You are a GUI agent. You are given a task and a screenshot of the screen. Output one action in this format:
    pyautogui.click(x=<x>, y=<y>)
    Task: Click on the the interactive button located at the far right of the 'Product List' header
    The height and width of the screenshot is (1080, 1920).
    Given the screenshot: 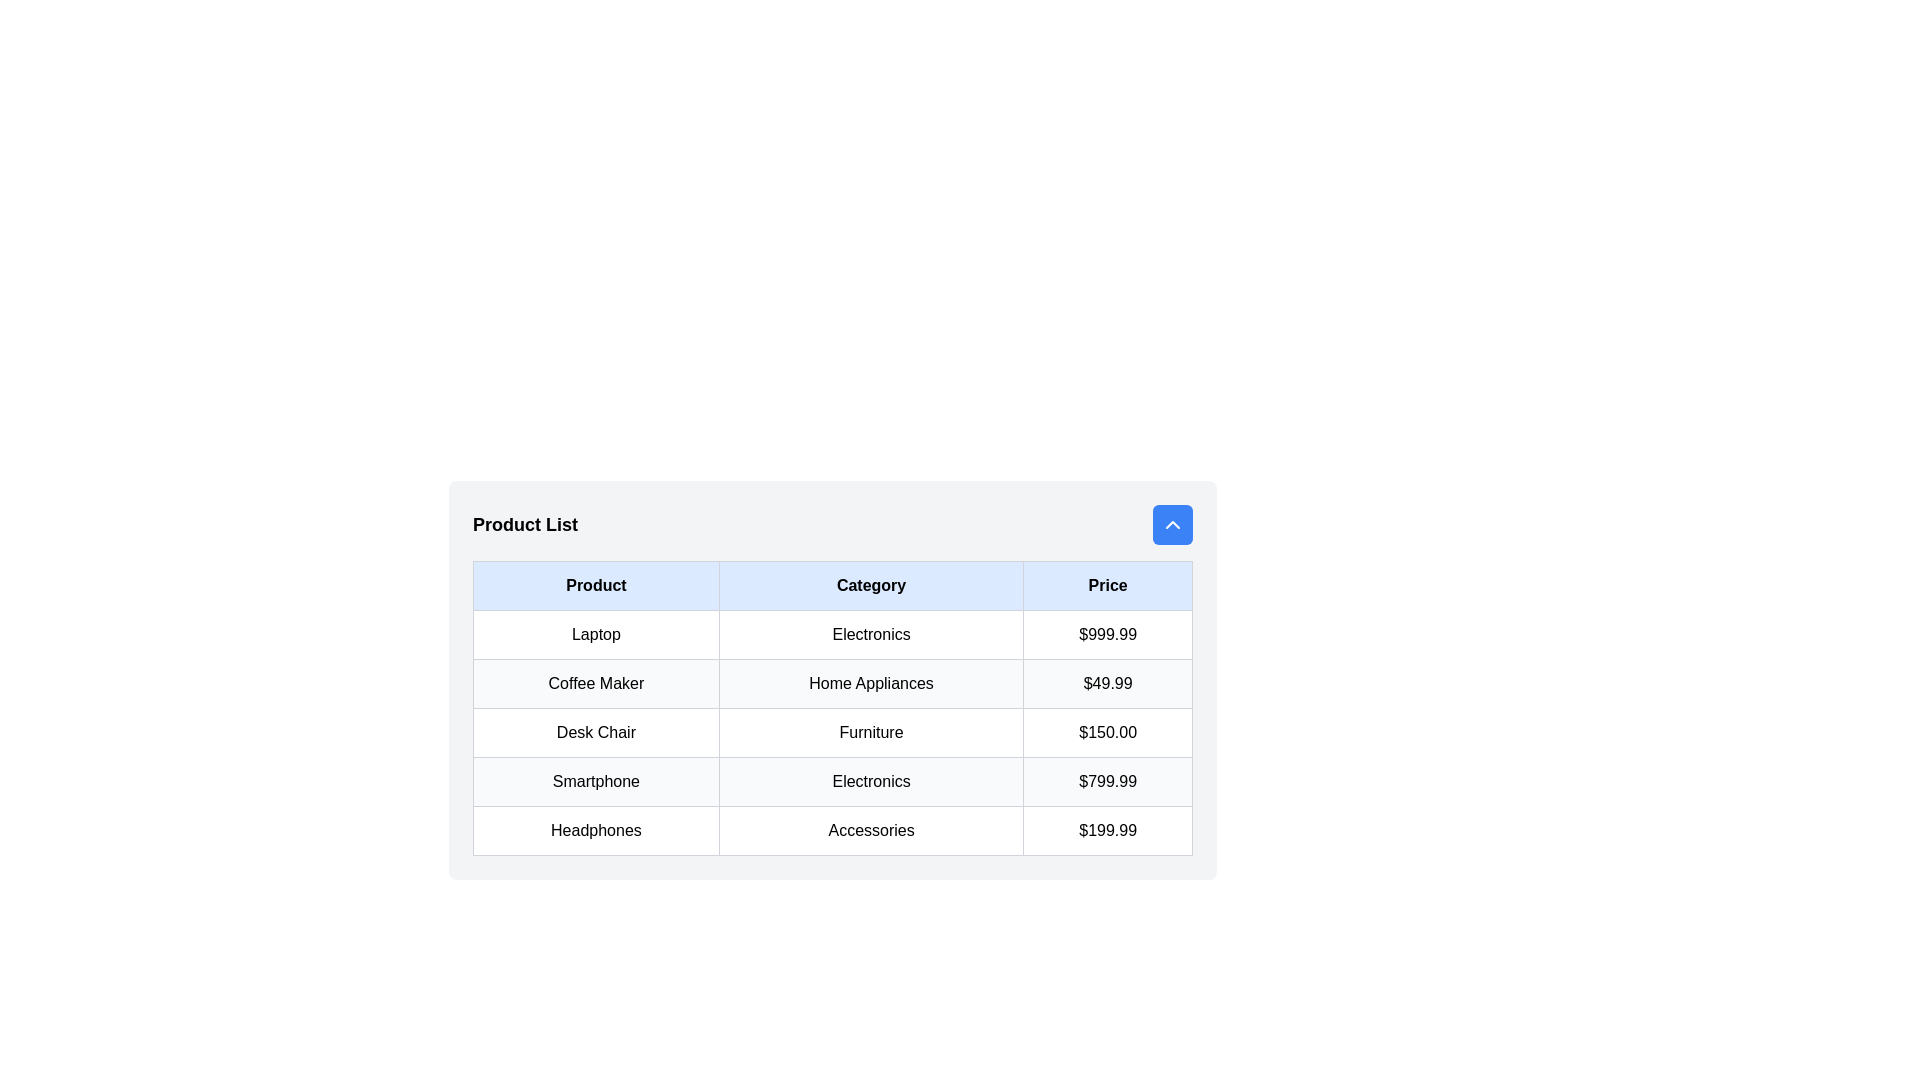 What is the action you would take?
    pyautogui.click(x=1172, y=523)
    